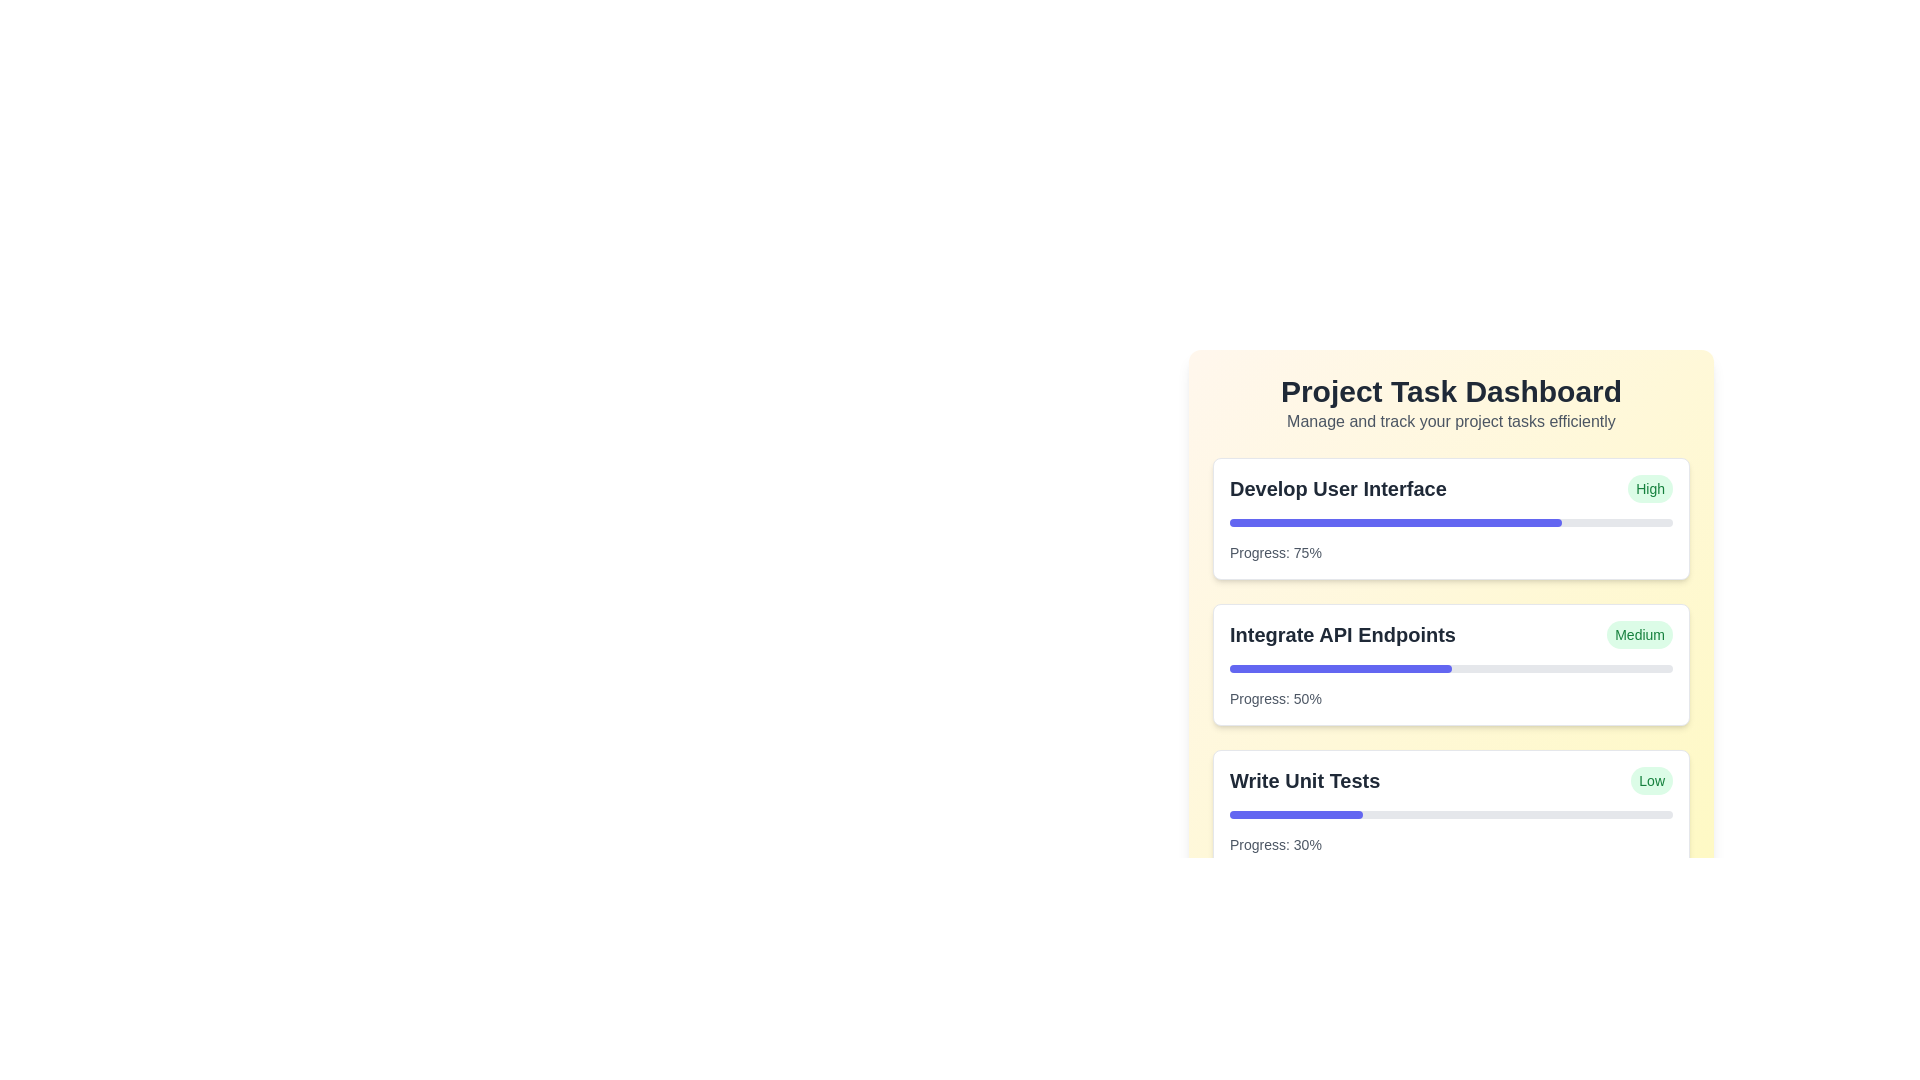 Image resolution: width=1920 pixels, height=1080 pixels. What do you see at coordinates (1305, 779) in the screenshot?
I see `the static text element that serves as the title for the task labeled 'Write Unit Tests' in the Project Task Dashboard, located beside the 'Low' priority badge` at bounding box center [1305, 779].